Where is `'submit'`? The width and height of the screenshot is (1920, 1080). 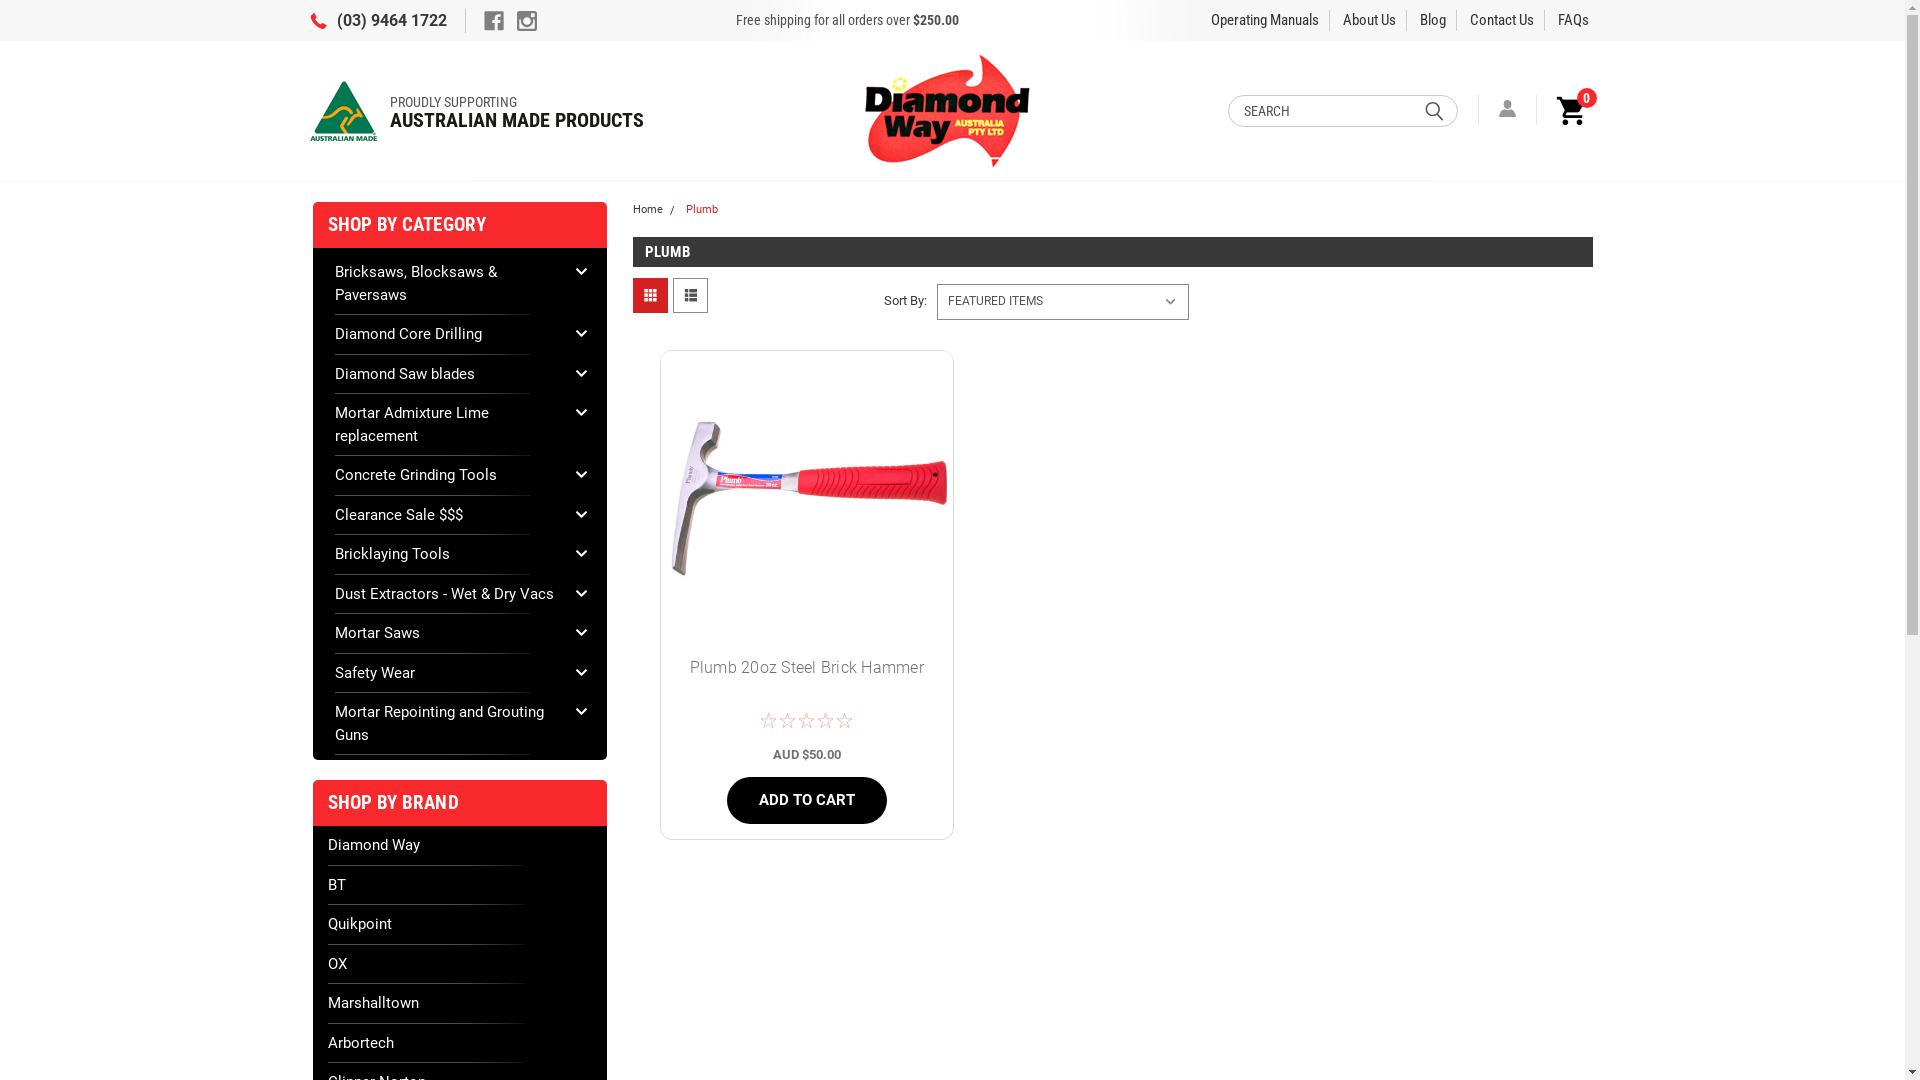 'submit' is located at coordinates (1433, 110).